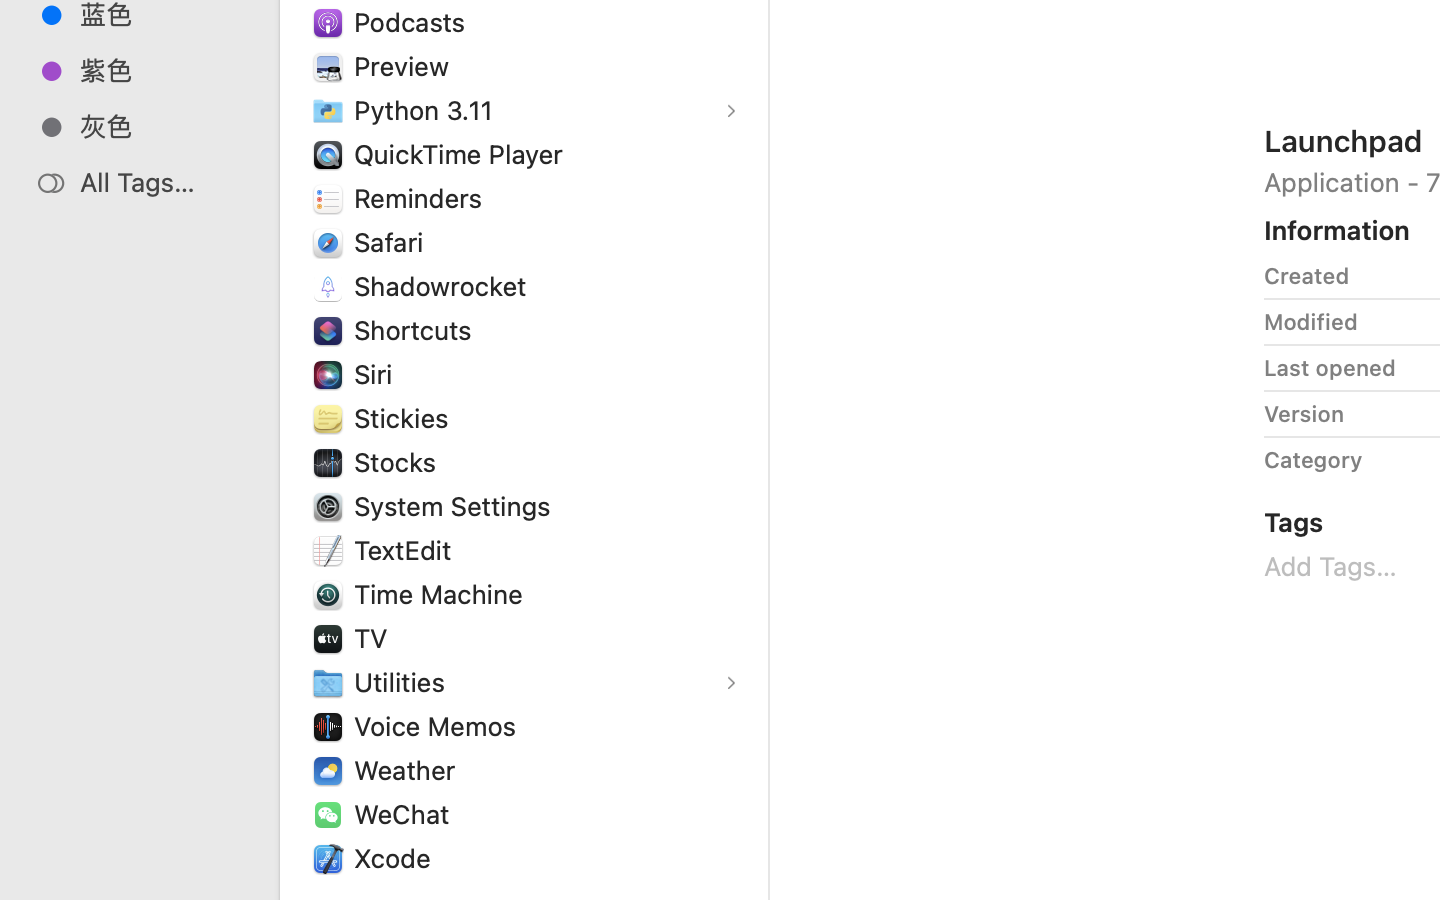 Image resolution: width=1440 pixels, height=900 pixels. I want to click on 'TV', so click(373, 638).